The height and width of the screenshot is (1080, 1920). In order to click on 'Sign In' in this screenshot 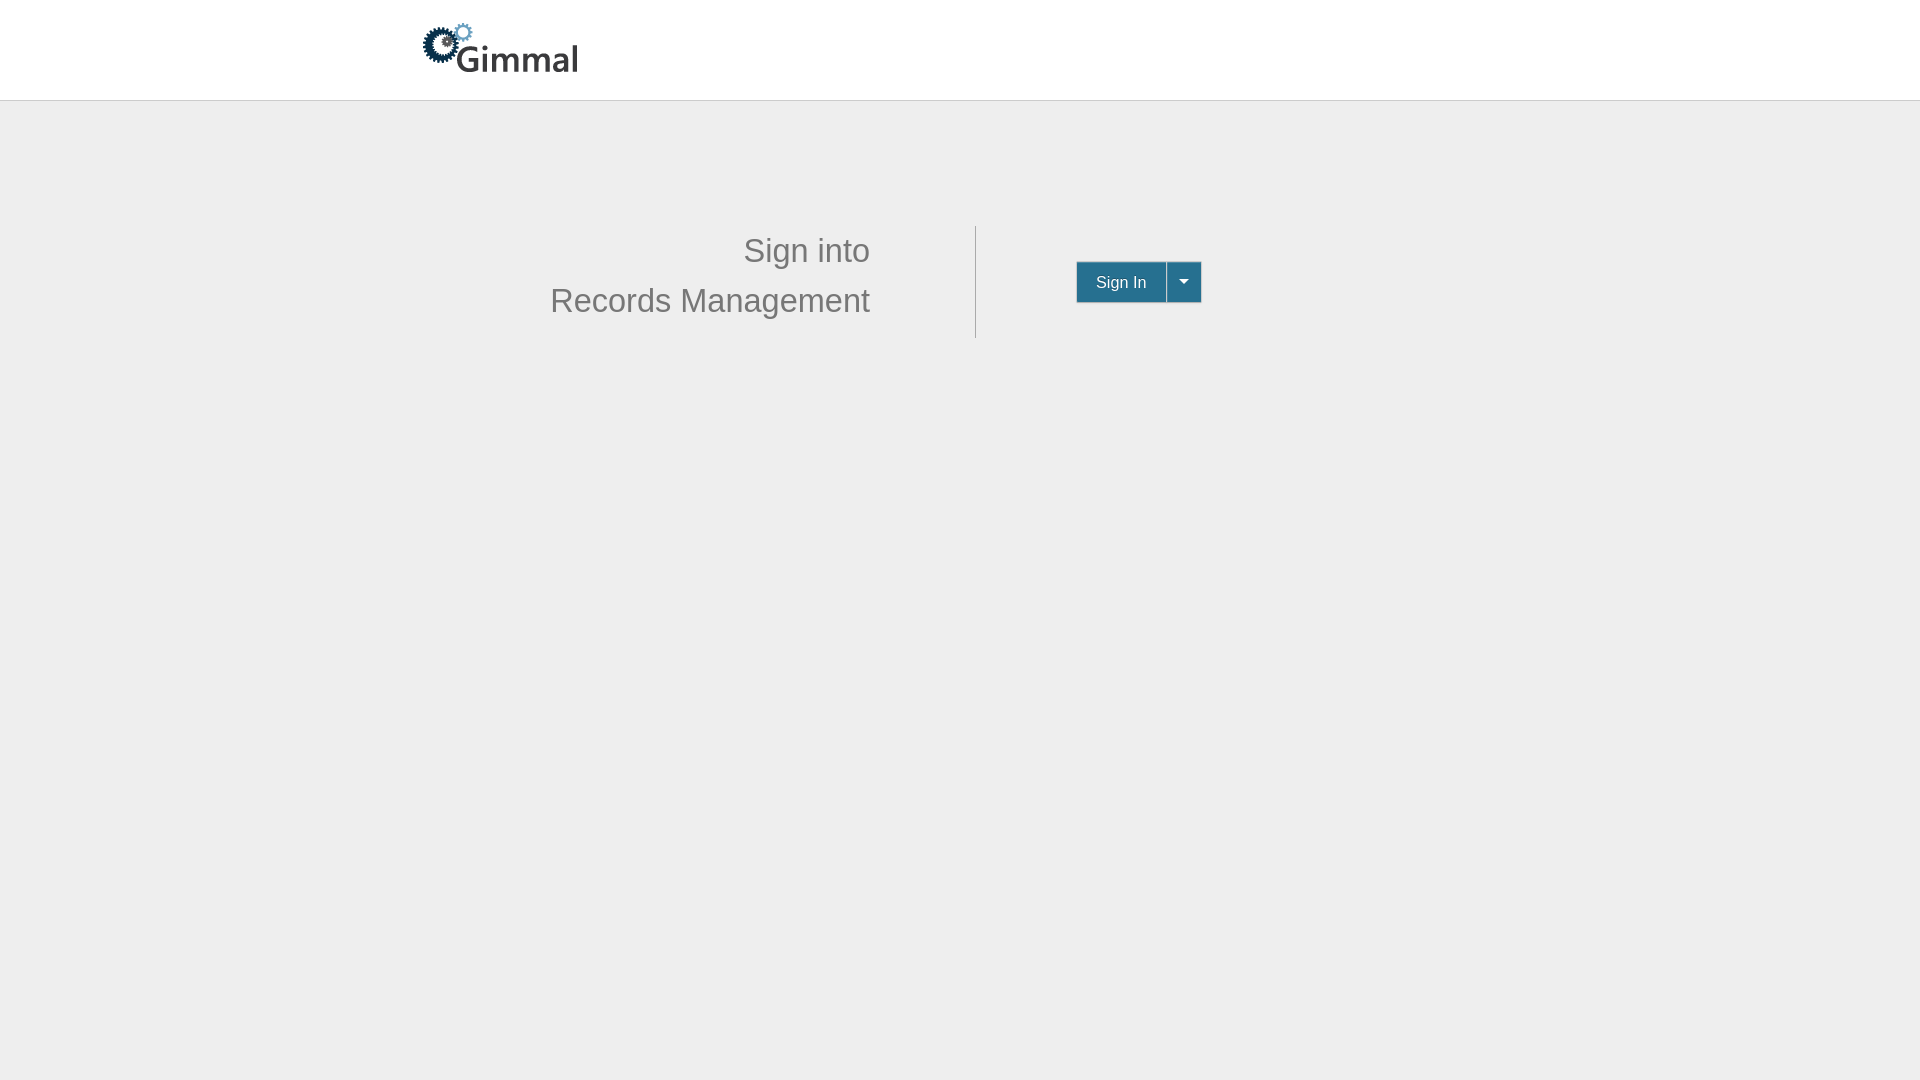, I will do `click(1121, 281)`.